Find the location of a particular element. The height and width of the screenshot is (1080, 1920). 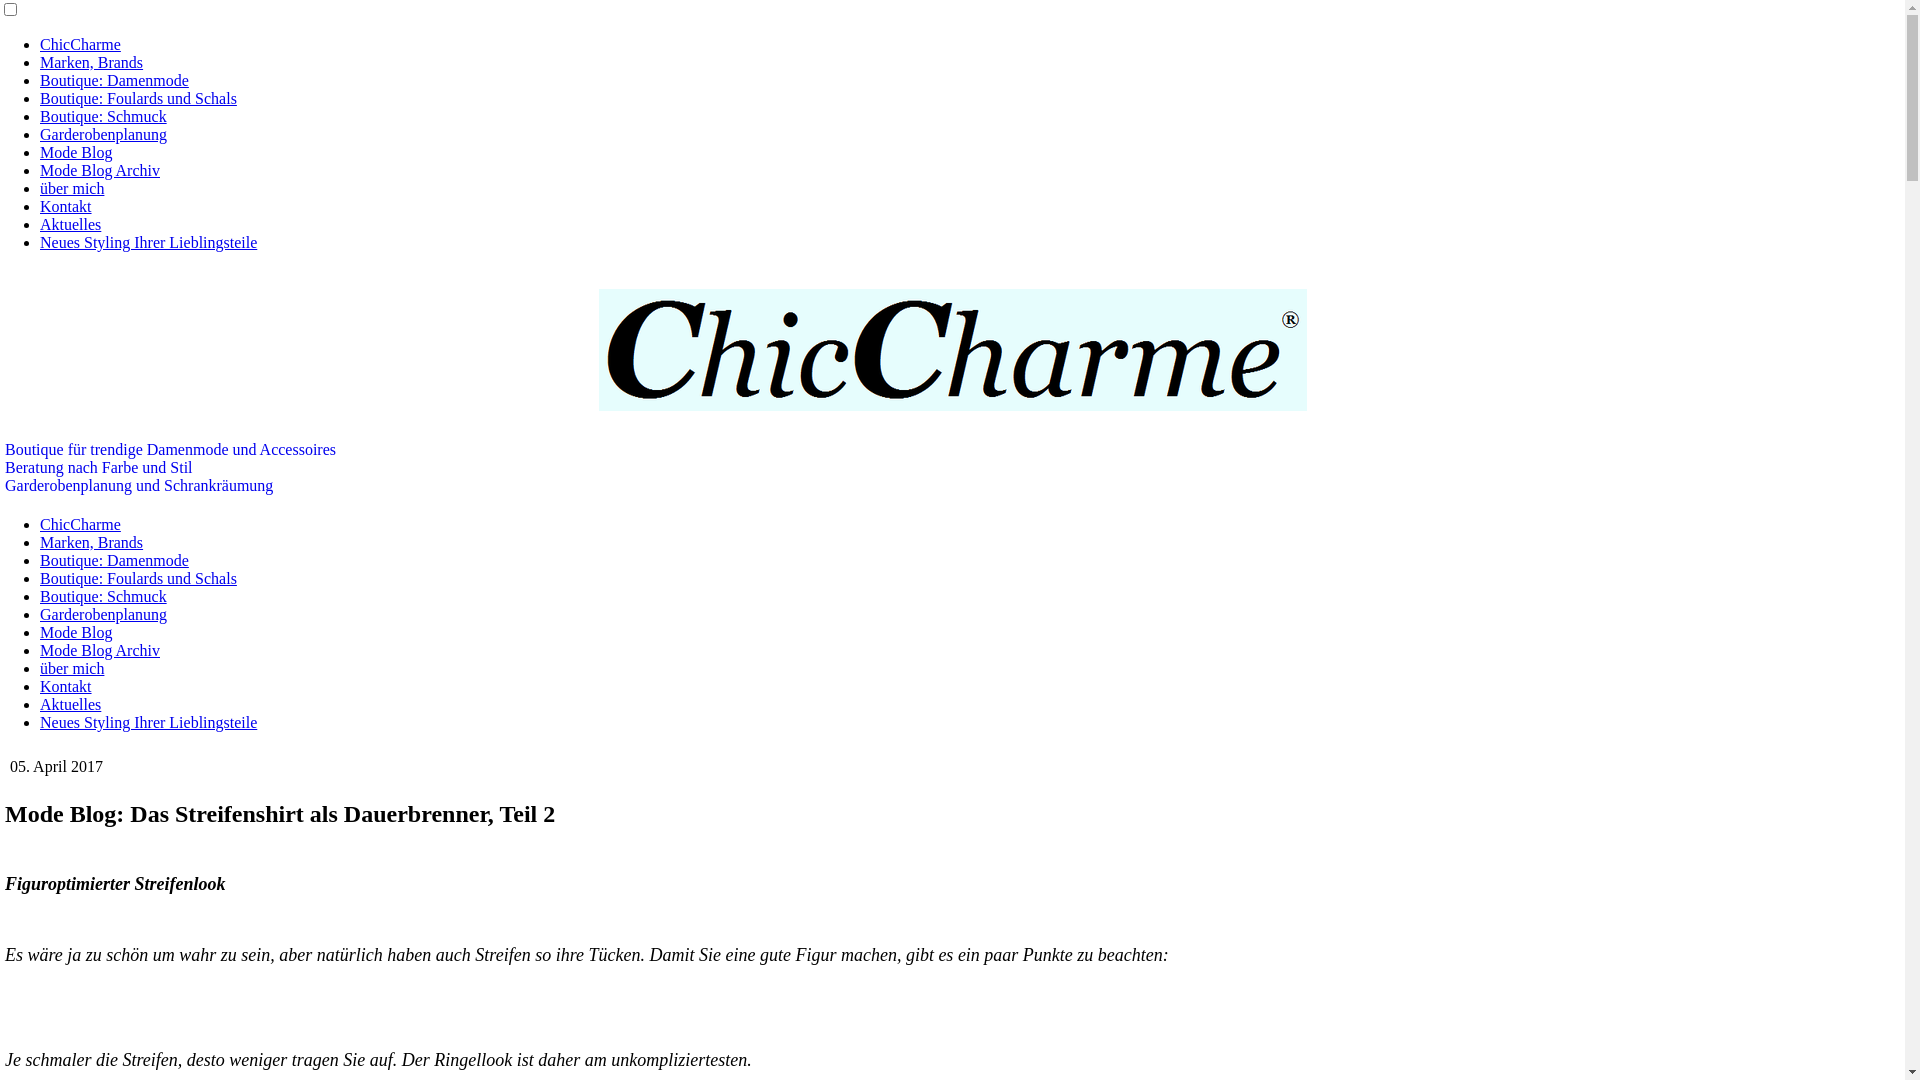

'Neues Styling Ihrer Lieblingsteile' is located at coordinates (147, 241).